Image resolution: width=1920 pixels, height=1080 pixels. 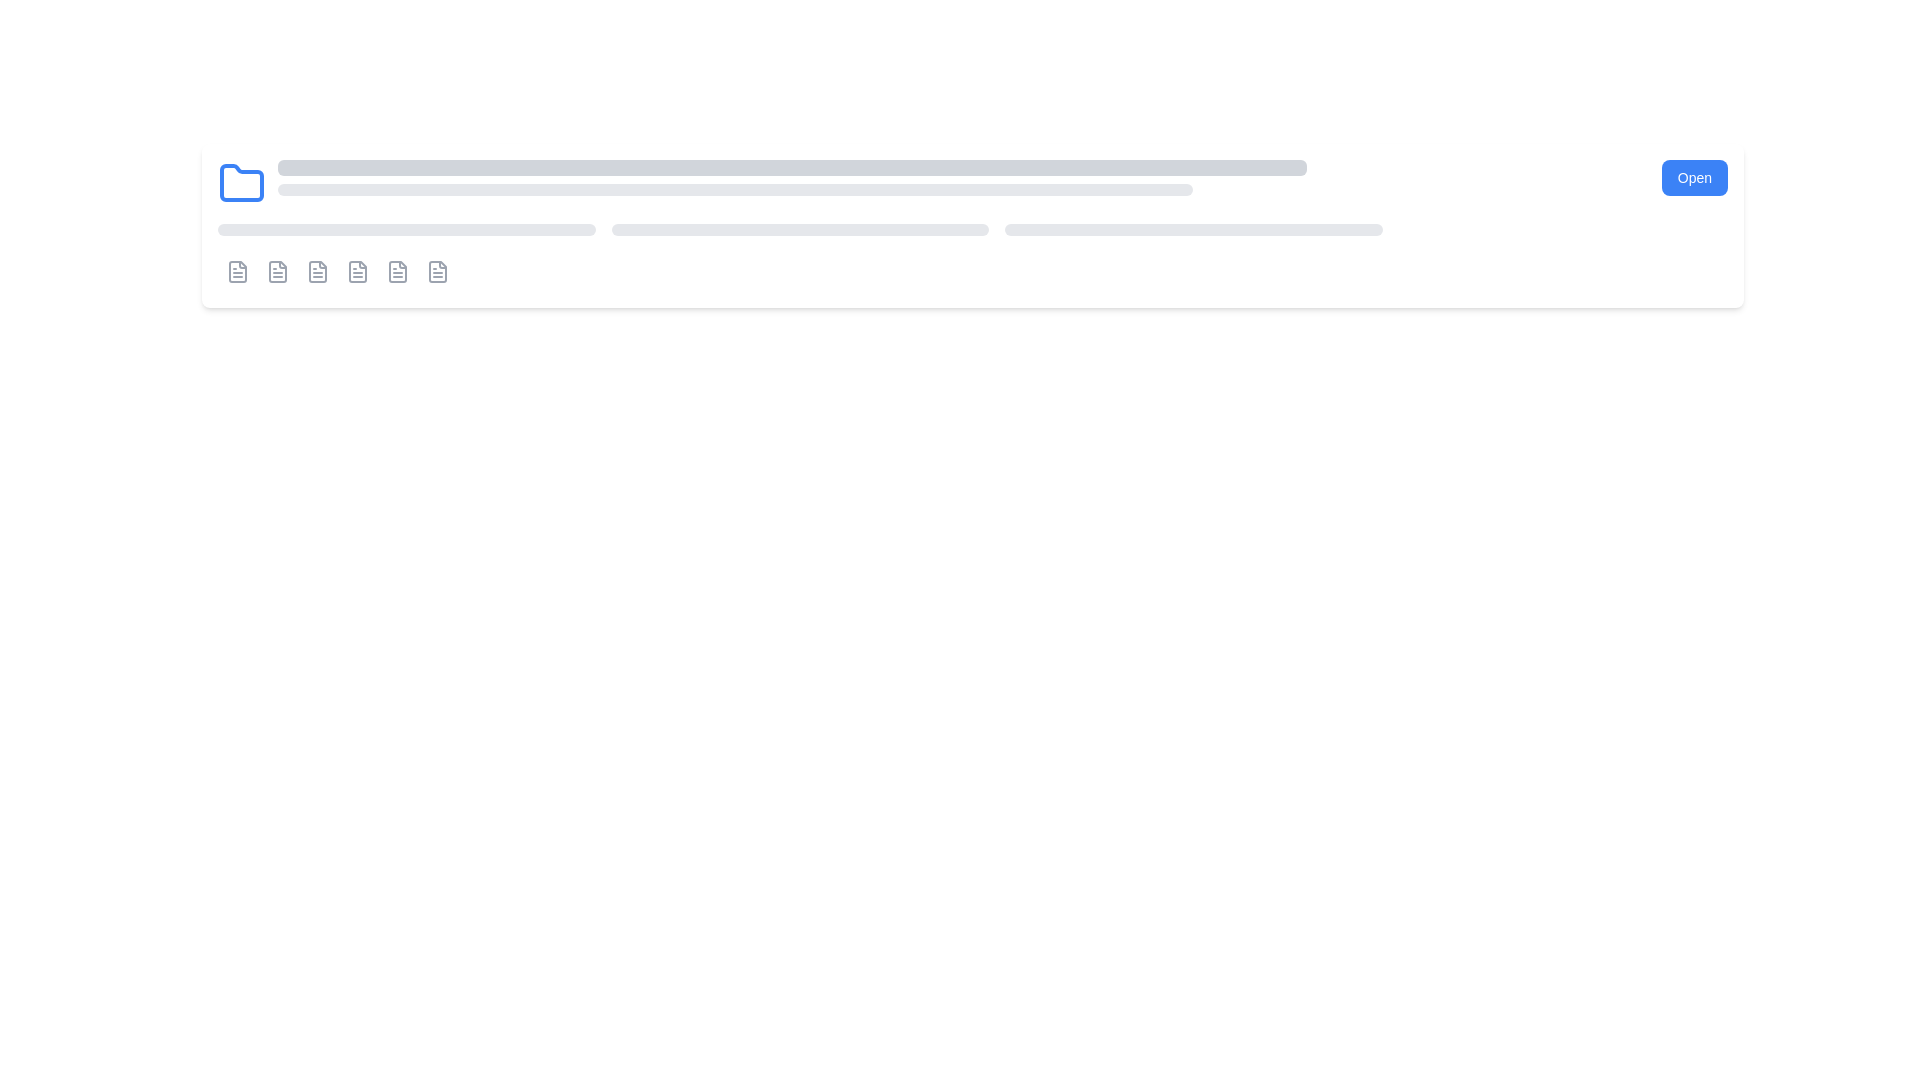 What do you see at coordinates (238, 272) in the screenshot?
I see `the first icon element in the row, which serves as a visual cue for a specific document or file` at bounding box center [238, 272].